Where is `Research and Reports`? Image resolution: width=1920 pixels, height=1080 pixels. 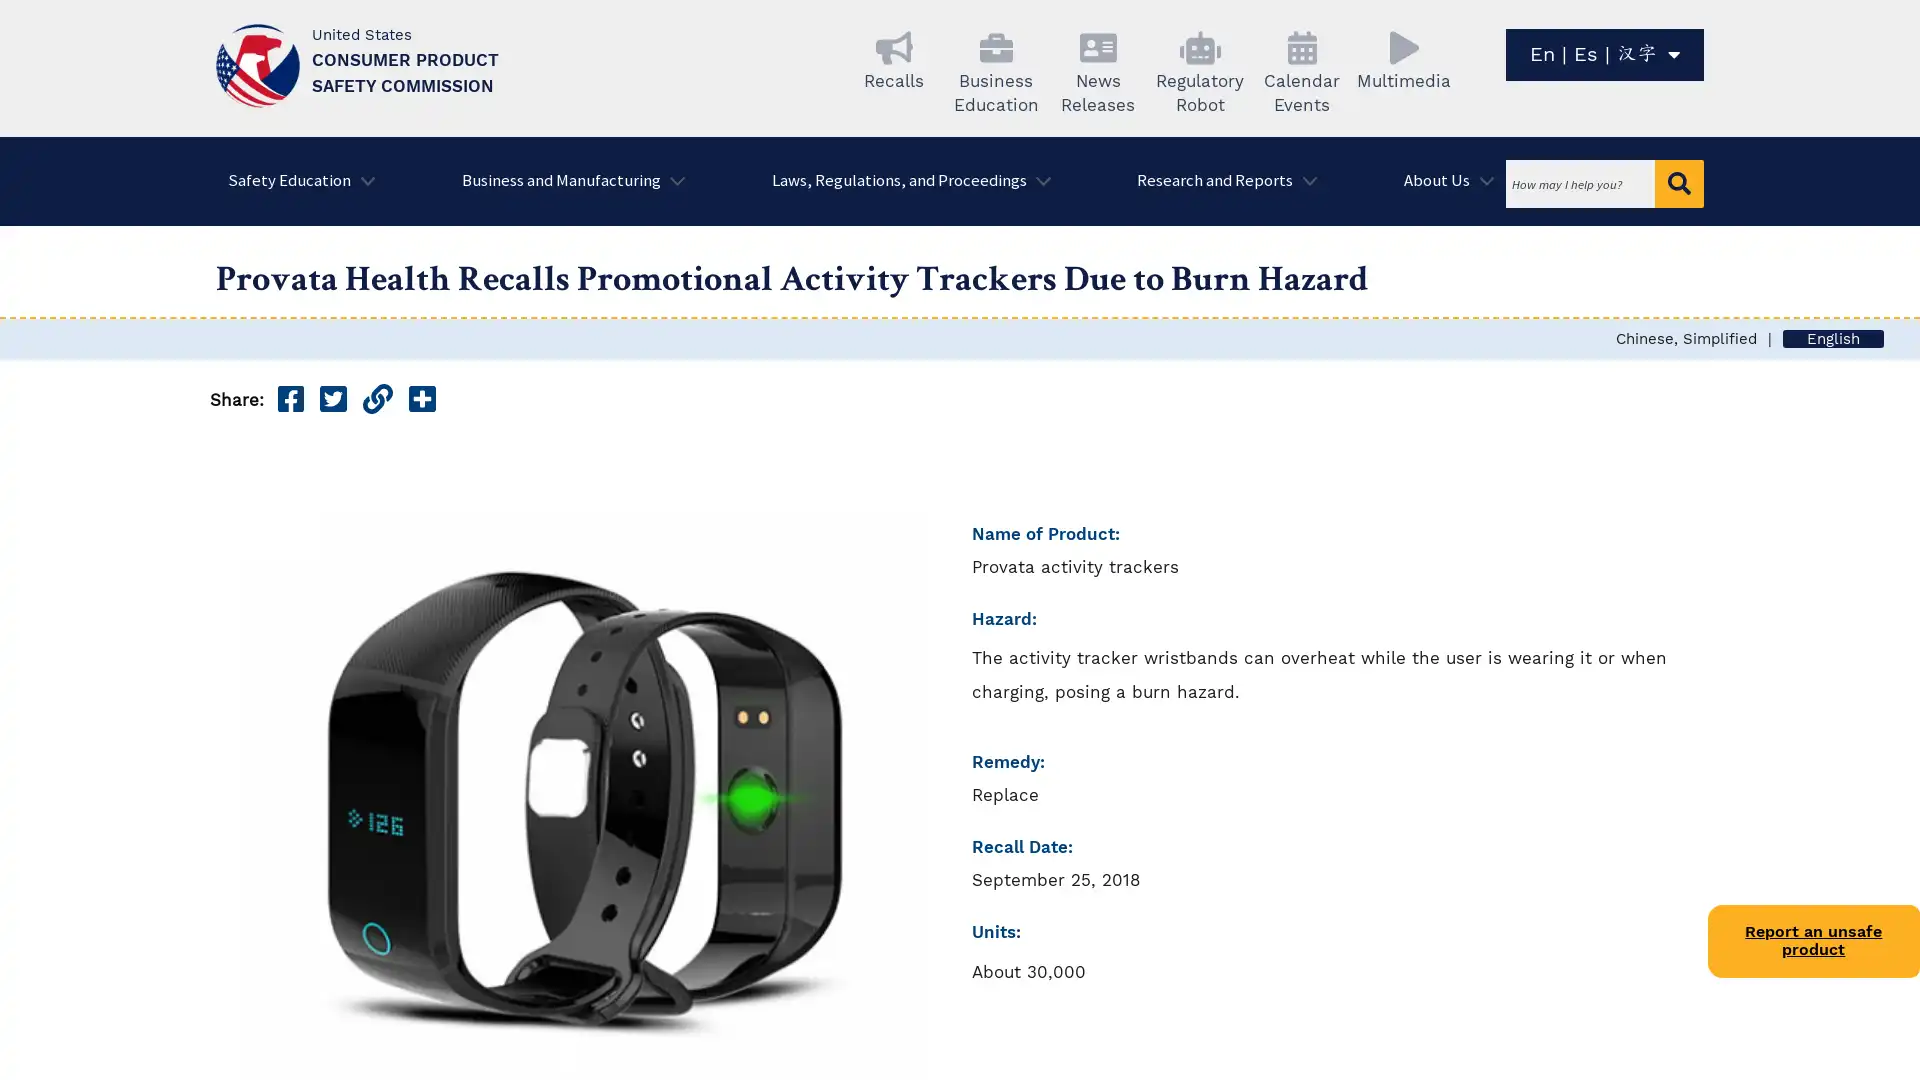
Research and Reports is located at coordinates (1219, 181).